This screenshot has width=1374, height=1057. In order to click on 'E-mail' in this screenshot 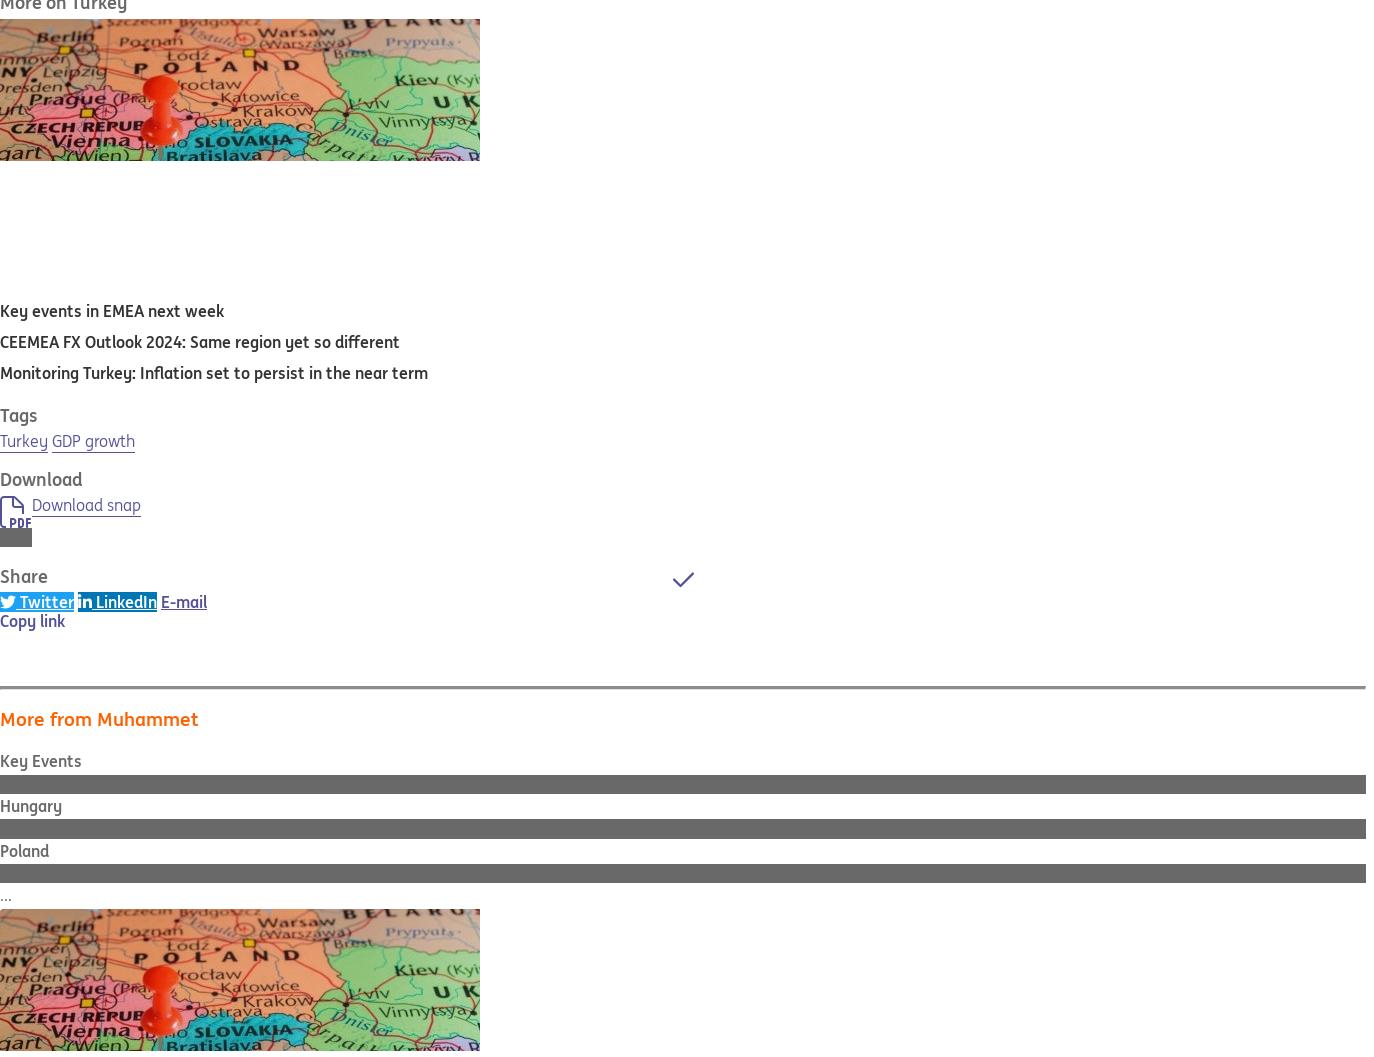, I will do `click(182, 600)`.